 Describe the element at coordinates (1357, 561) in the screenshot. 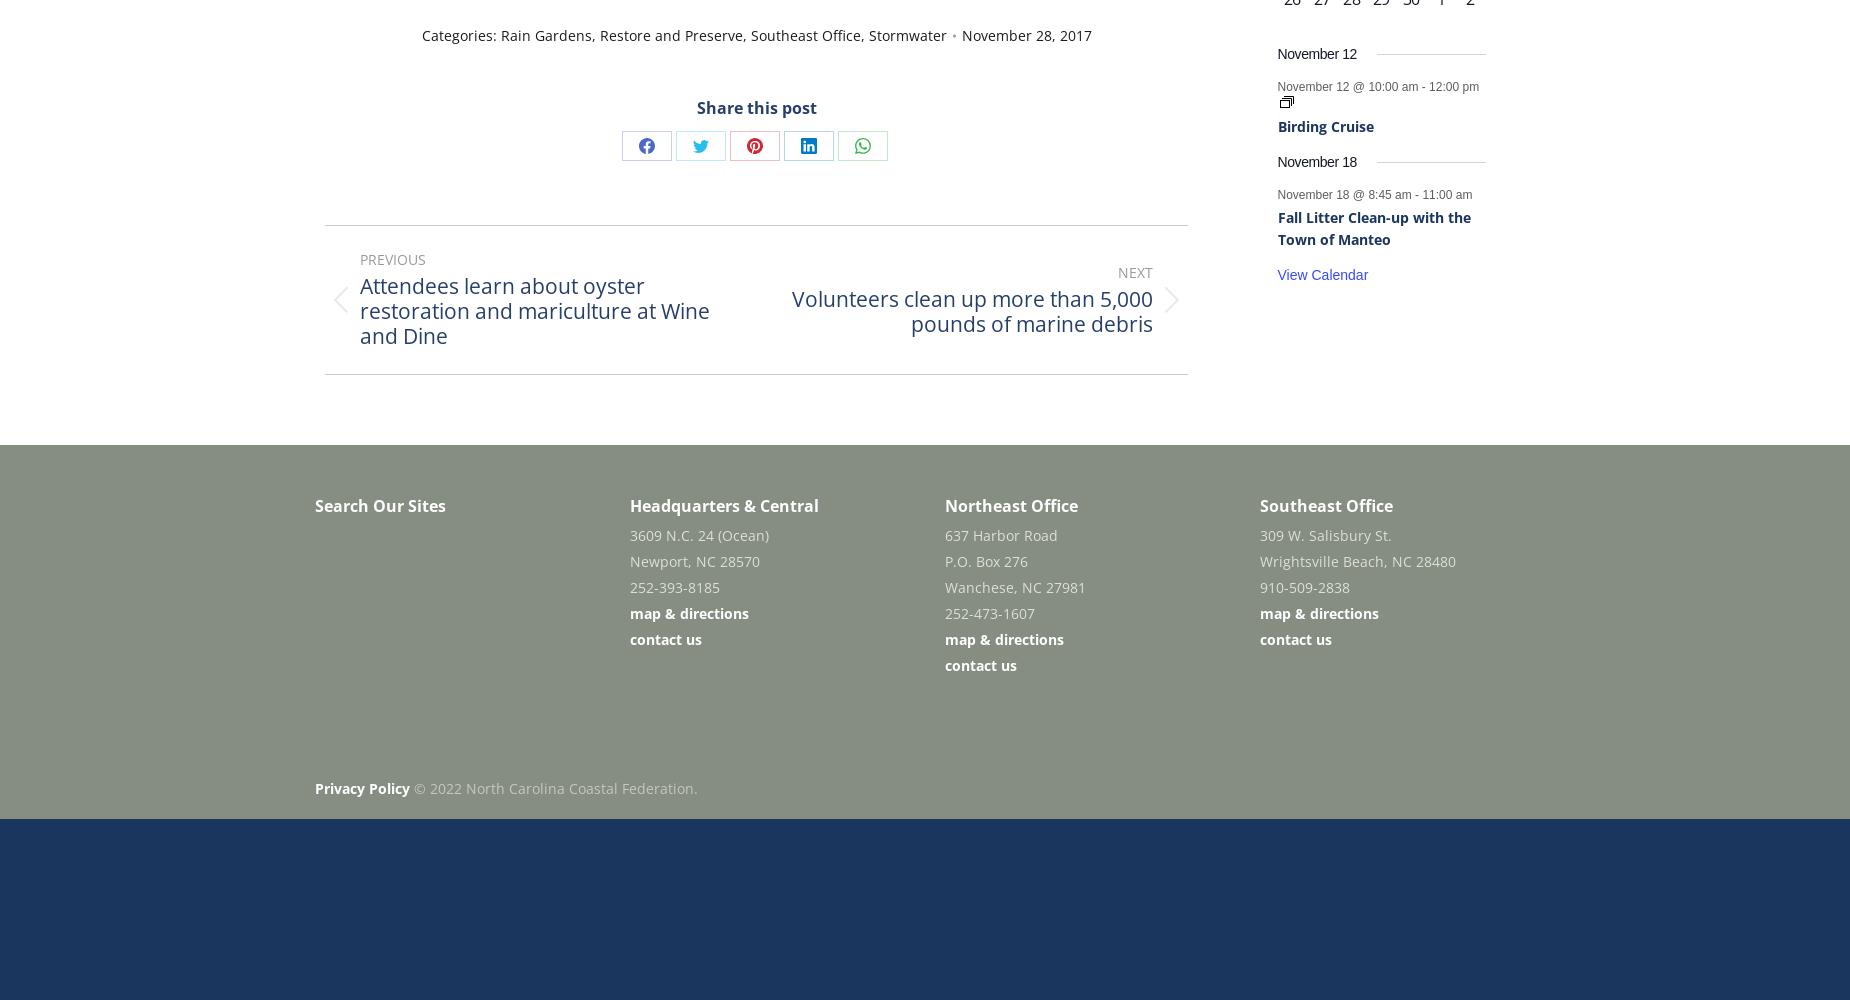

I see `'Wrightsville Beach, NC 28480'` at that location.